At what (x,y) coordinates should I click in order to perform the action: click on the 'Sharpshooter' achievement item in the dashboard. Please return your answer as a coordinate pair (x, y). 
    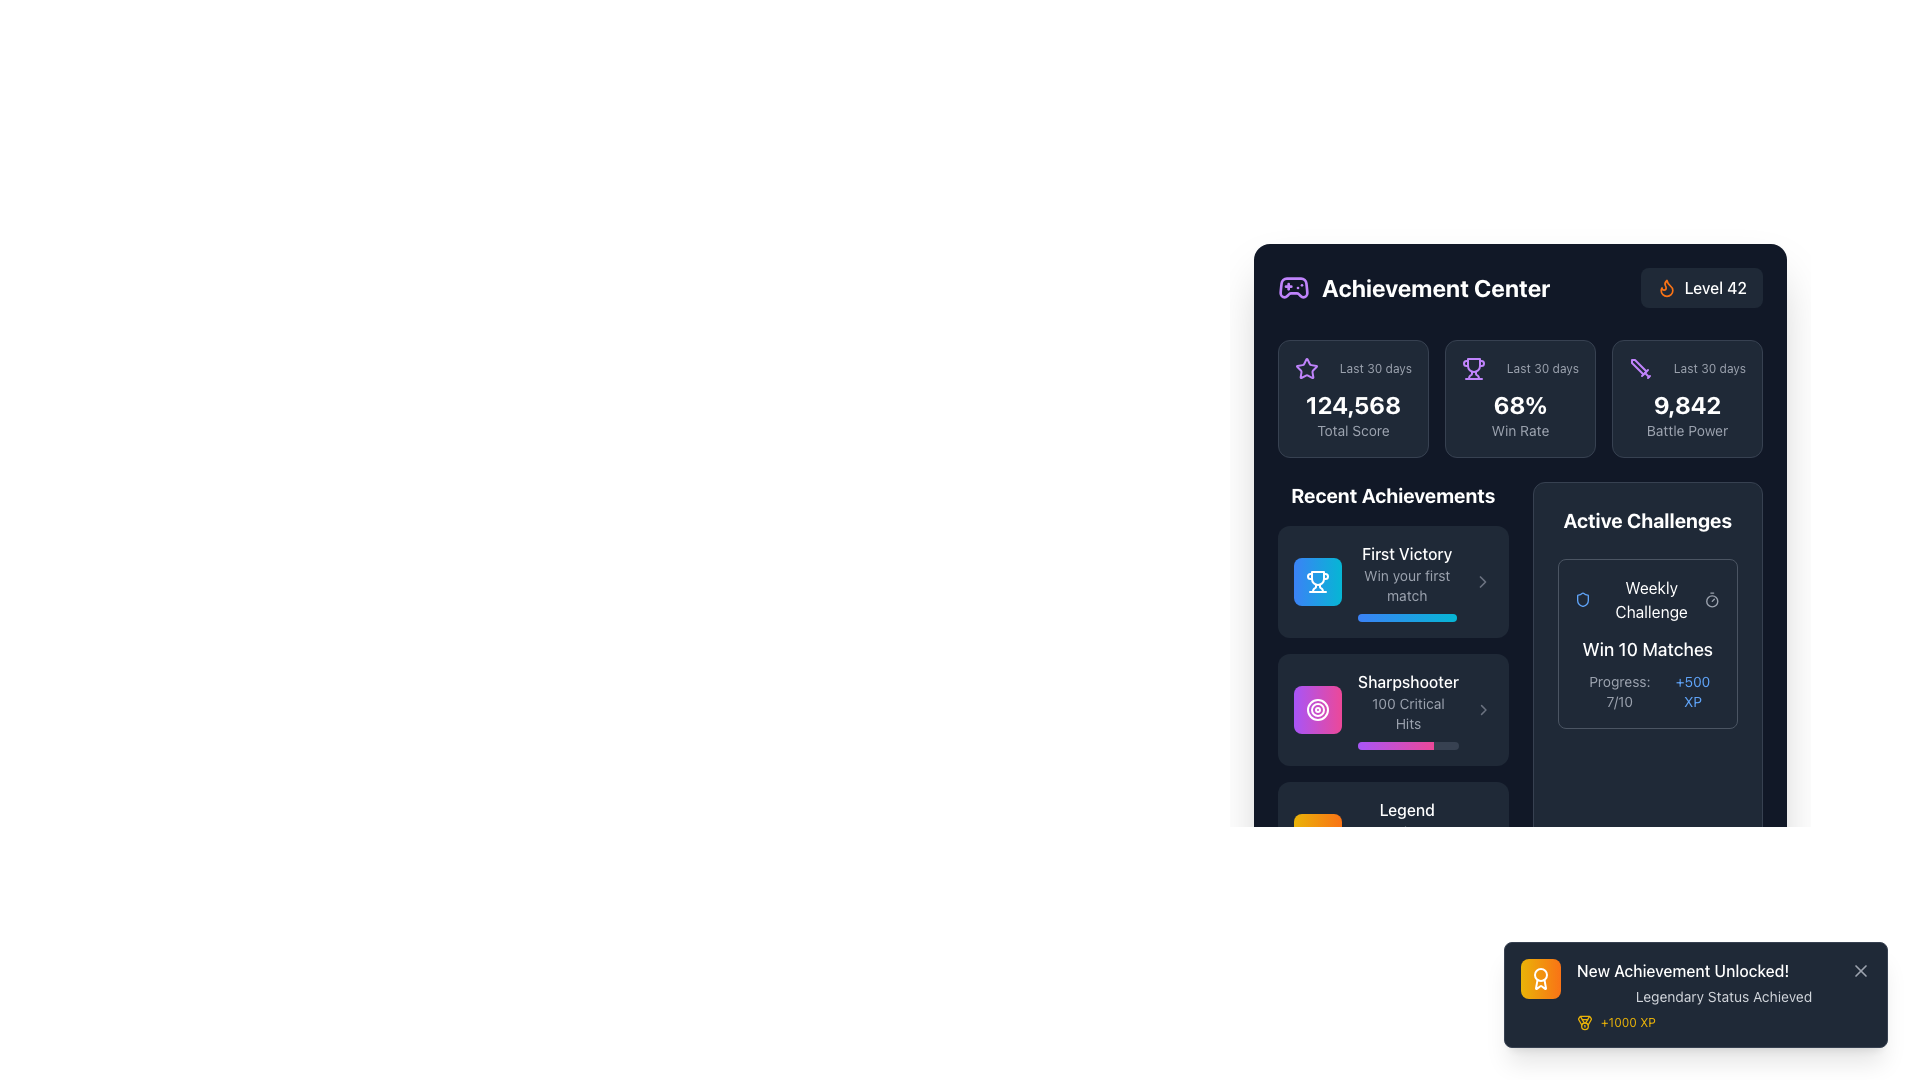
    Looking at the image, I should click on (1392, 708).